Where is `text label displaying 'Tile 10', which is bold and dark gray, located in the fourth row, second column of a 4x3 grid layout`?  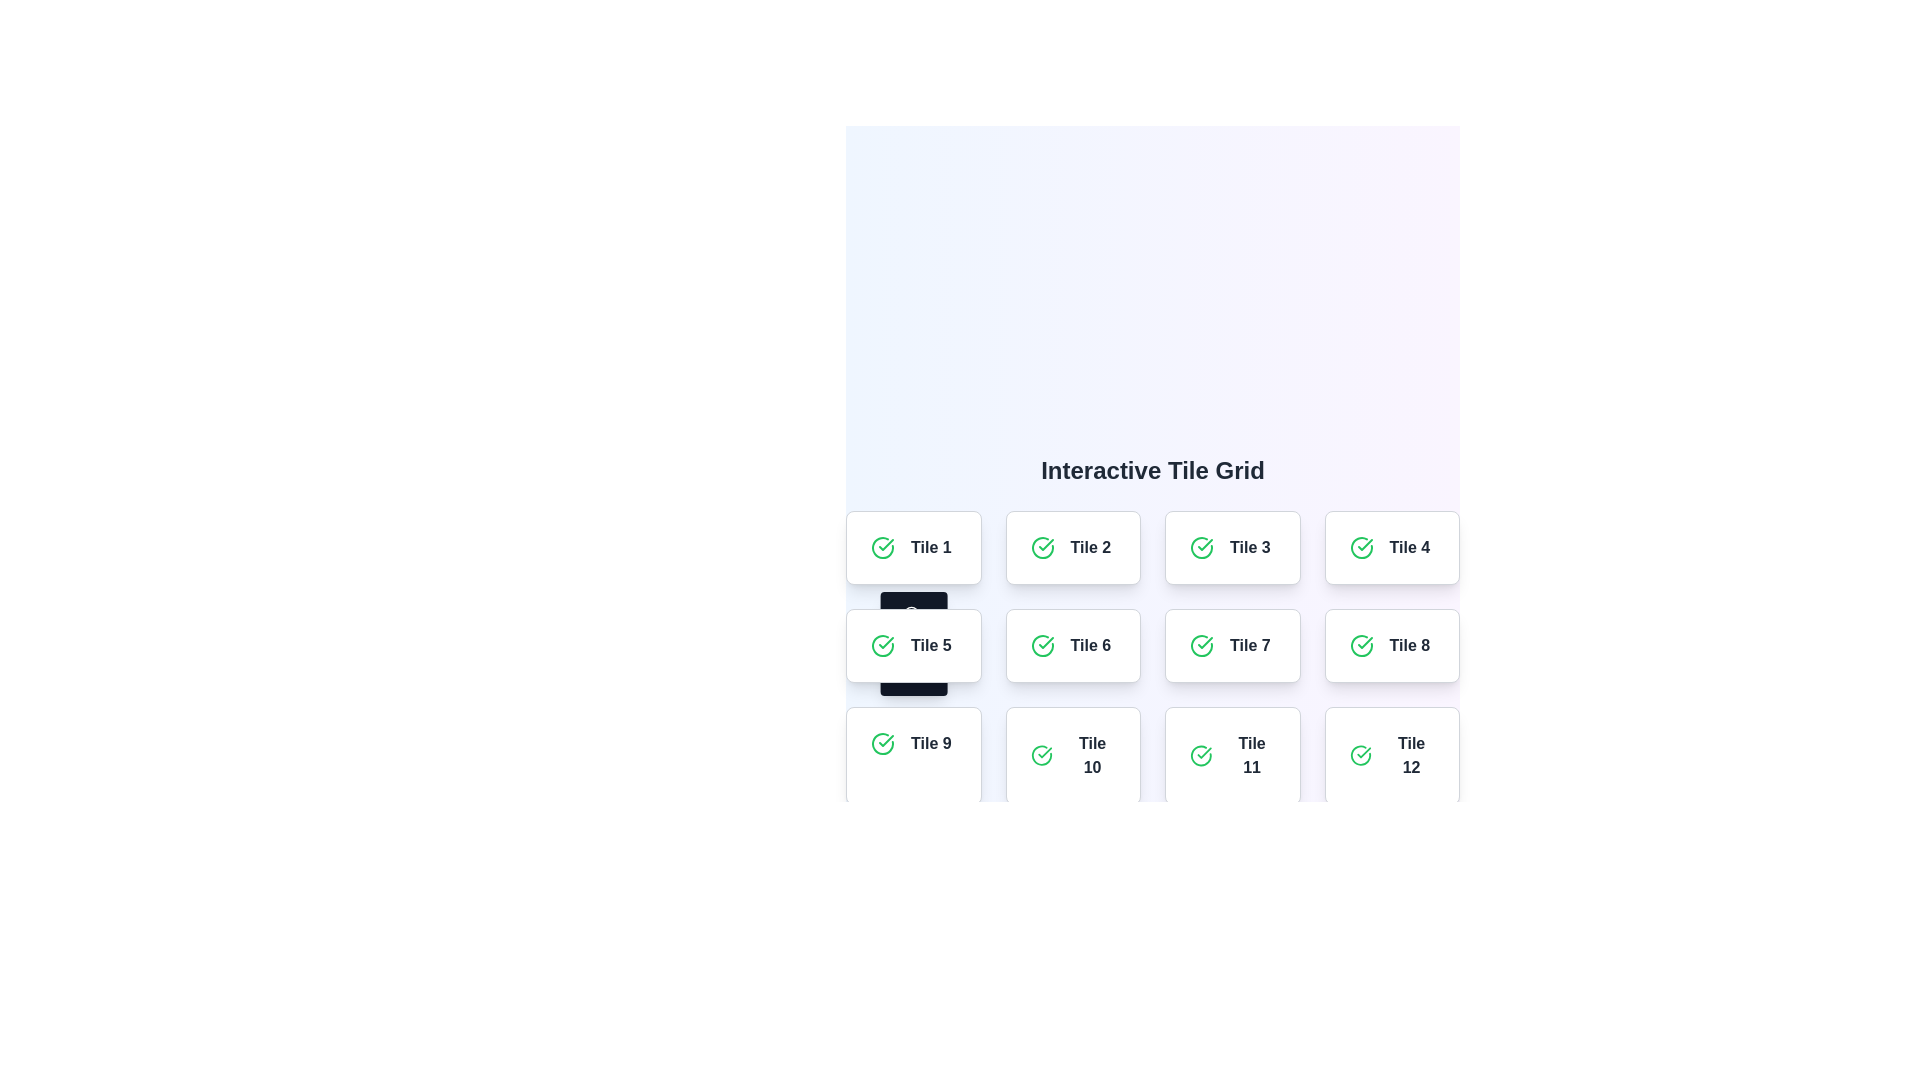 text label displaying 'Tile 10', which is bold and dark gray, located in the fourth row, second column of a 4x3 grid layout is located at coordinates (1091, 756).